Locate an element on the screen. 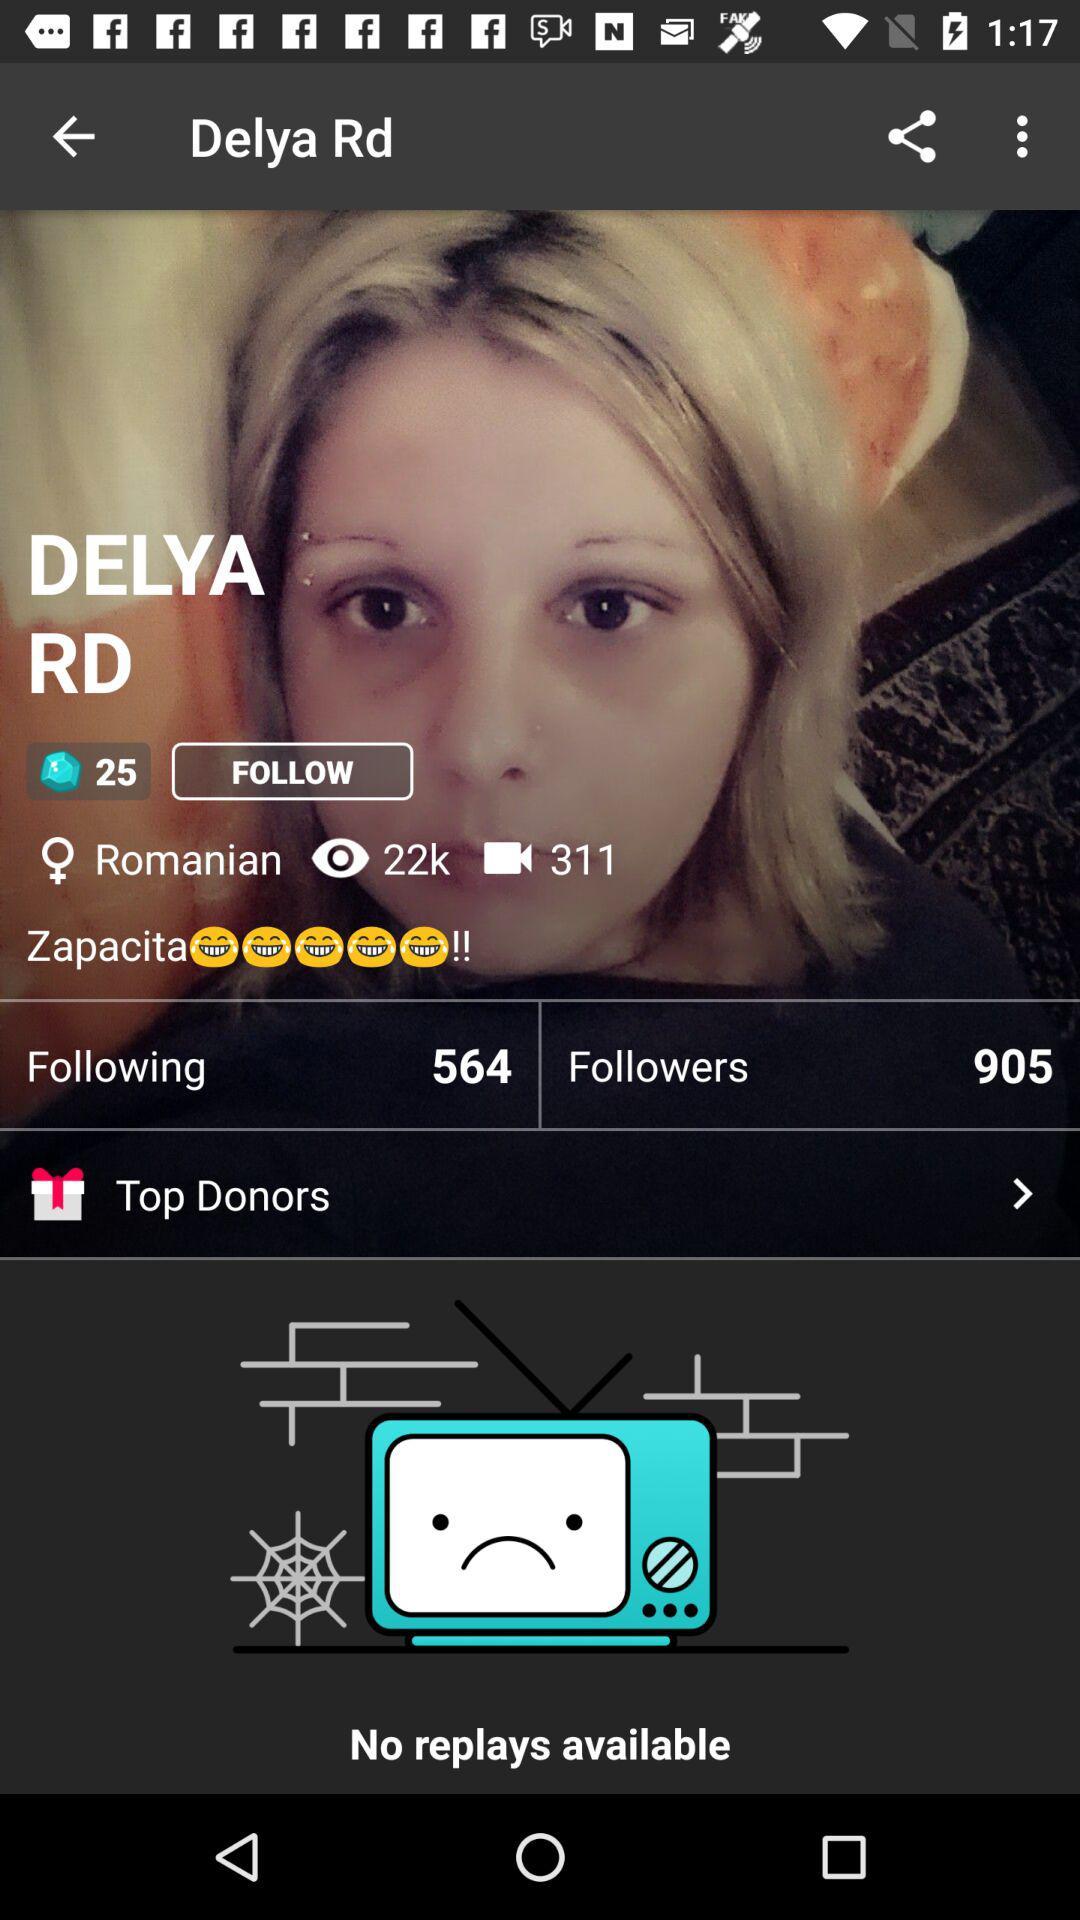  item below the delya is located at coordinates (292, 770).